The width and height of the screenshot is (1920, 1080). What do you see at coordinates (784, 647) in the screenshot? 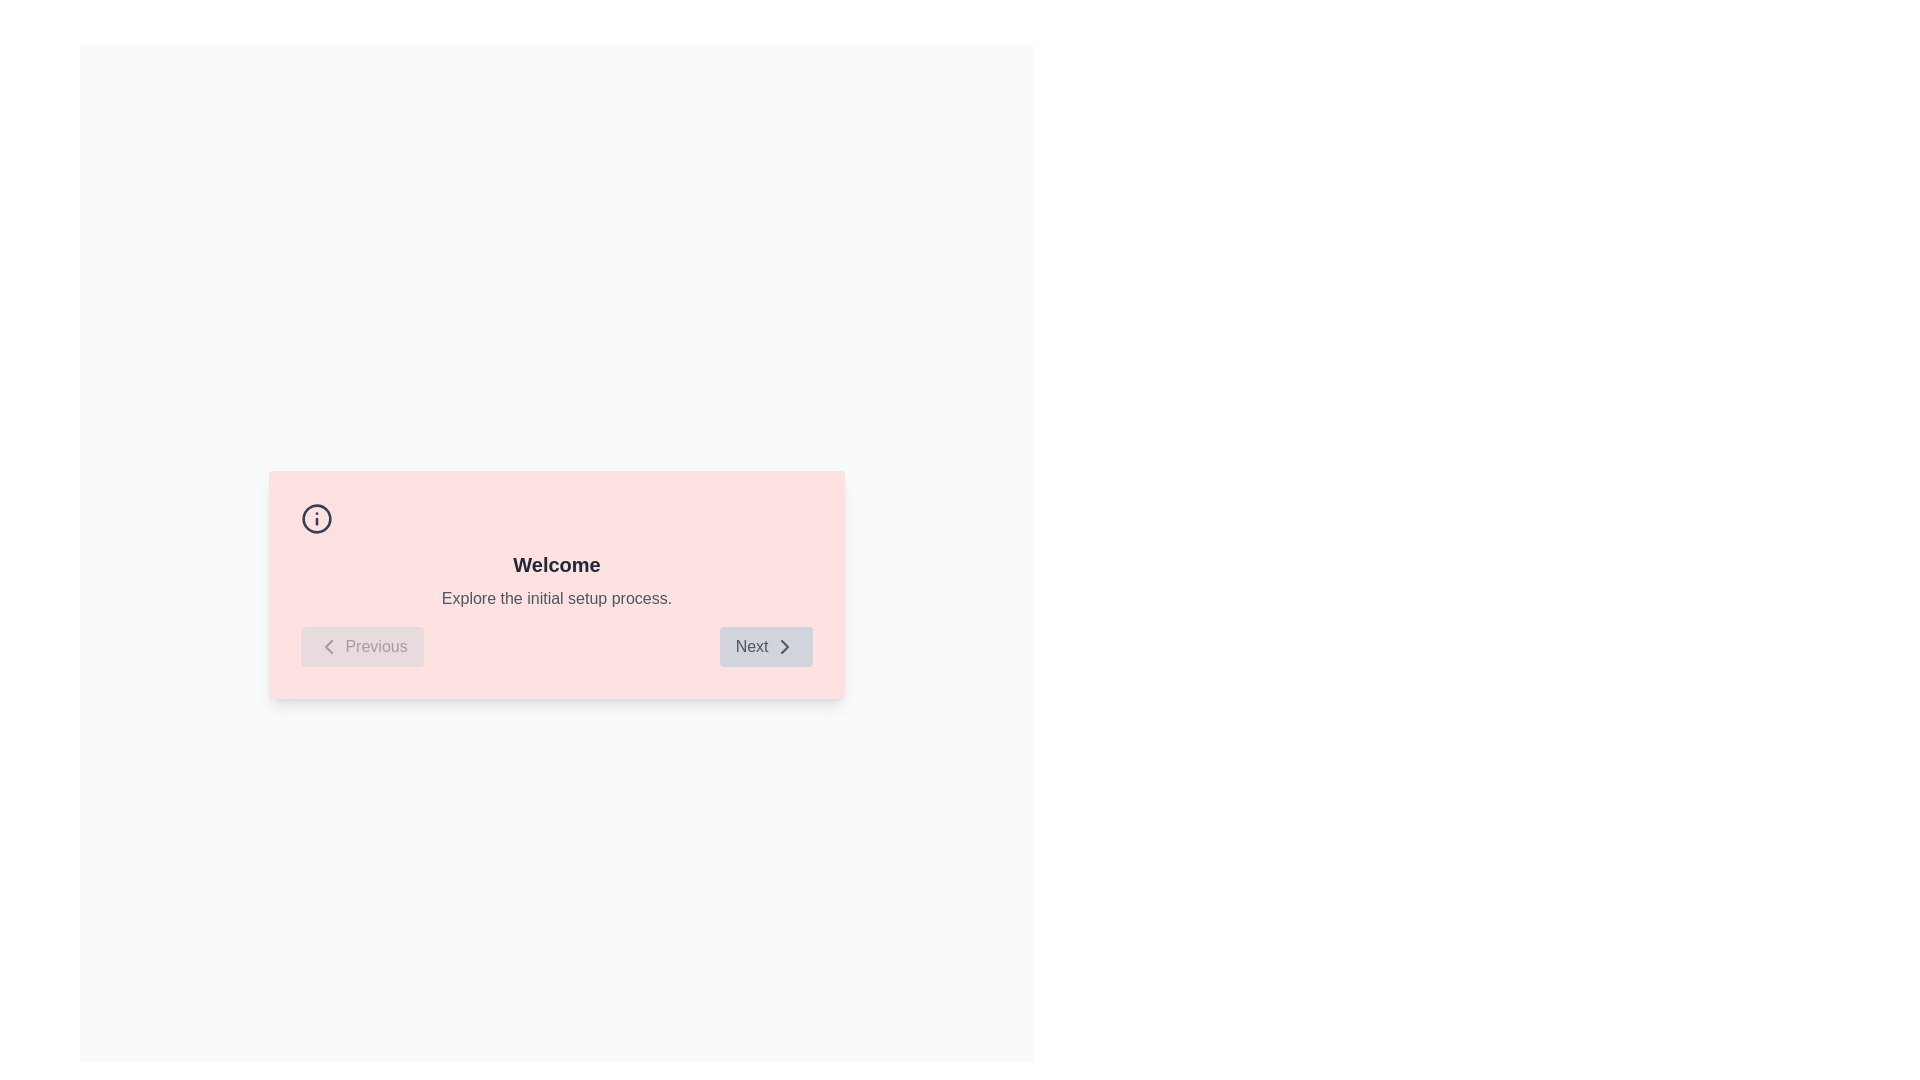
I see `the chevron-right icon located inside the 'Next' button, which indicates the forward direction` at bounding box center [784, 647].